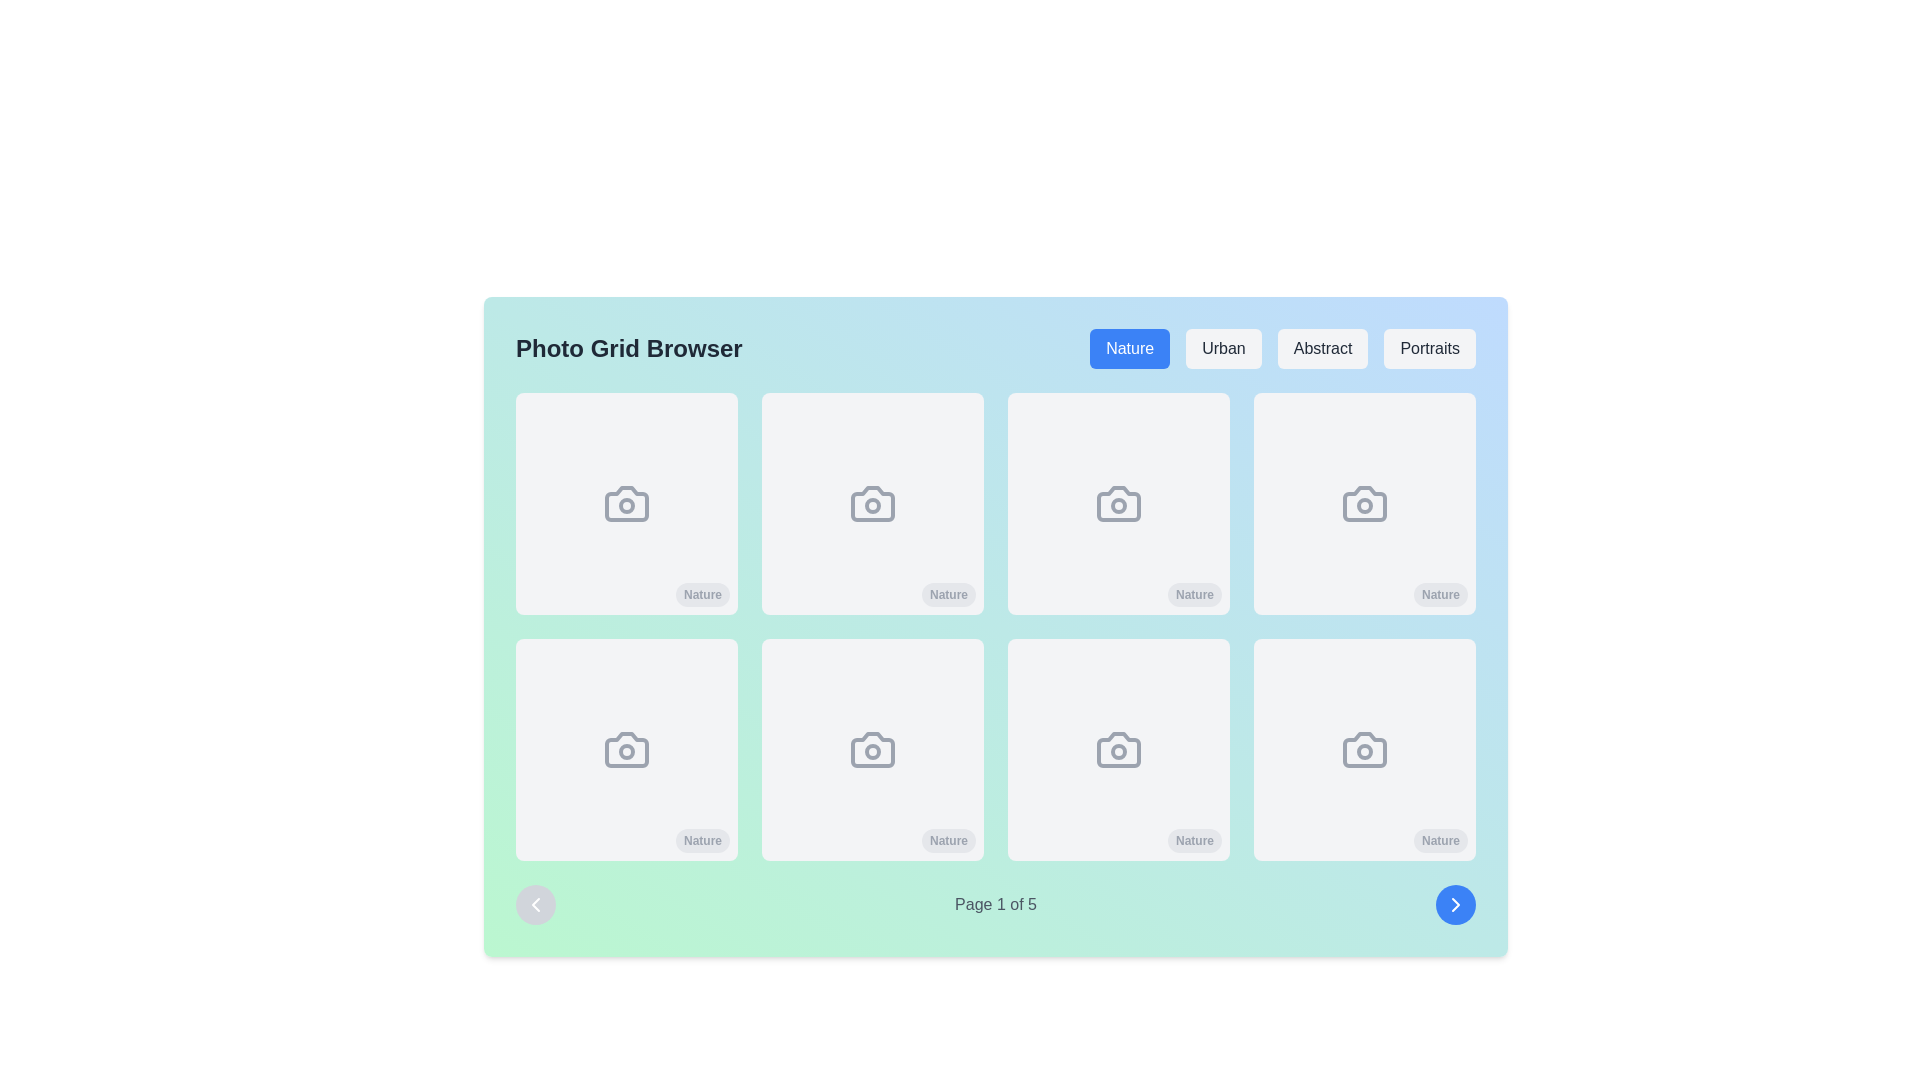  I want to click on the camera icon in the bottom-right square of the 4x2 grid, which is associated with nature, so click(1363, 749).